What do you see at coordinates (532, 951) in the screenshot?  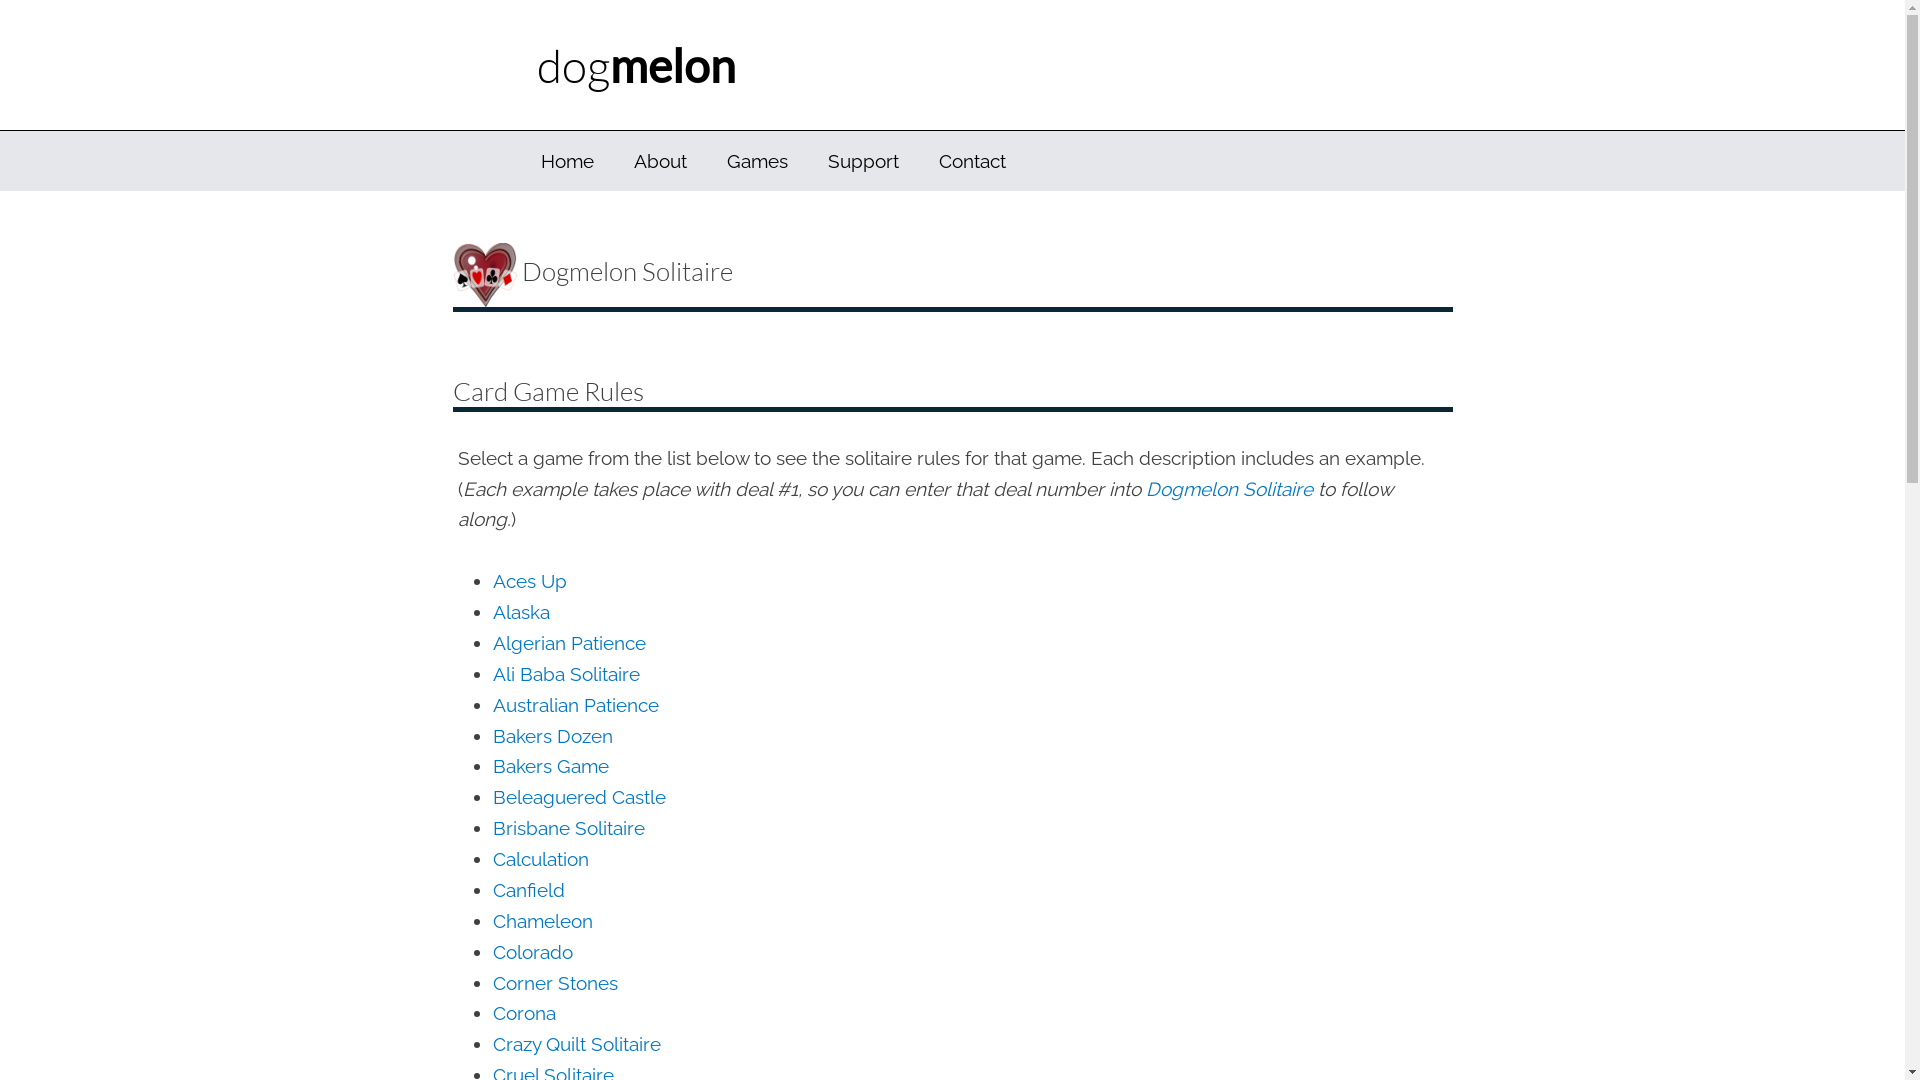 I see `'Colorado'` at bounding box center [532, 951].